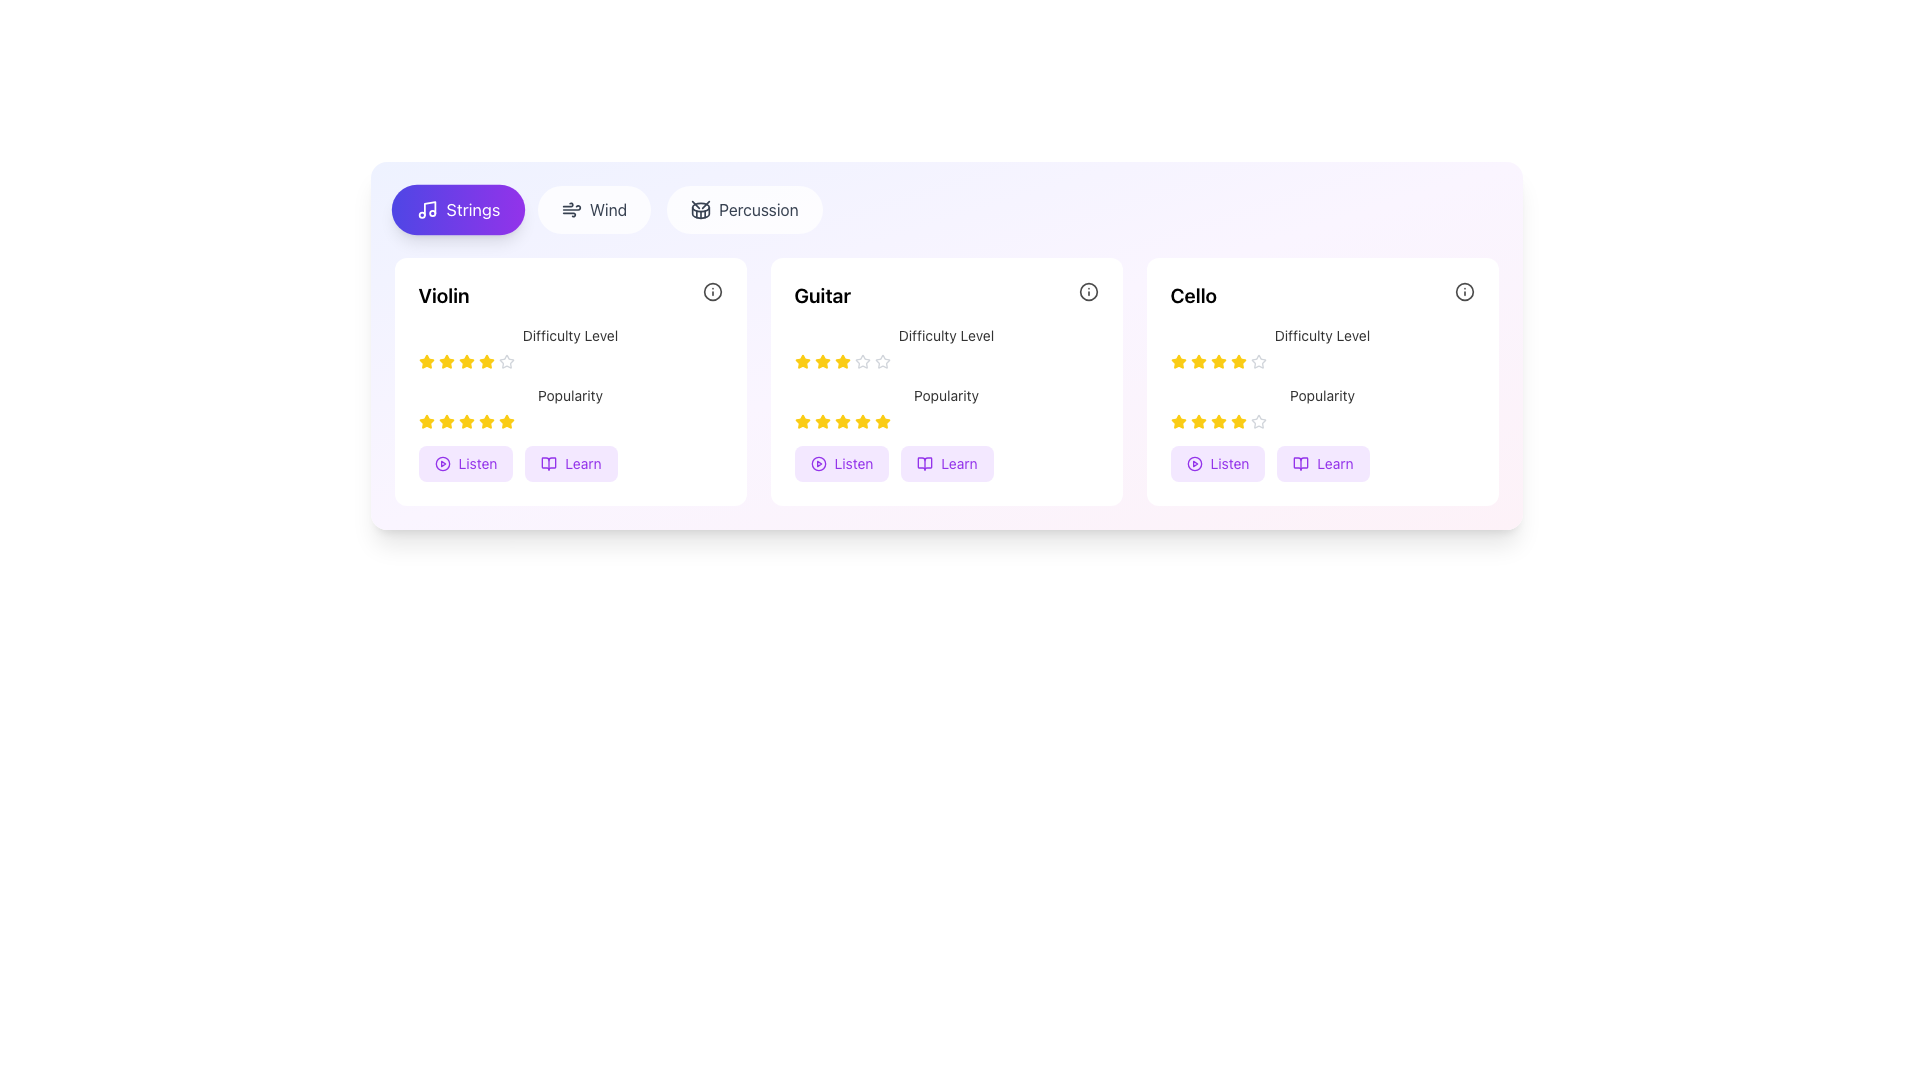 The width and height of the screenshot is (1920, 1080). Describe the element at coordinates (443, 296) in the screenshot. I see `the 'Violin' text label, which is styled prominently as a title in bold, large font within the first card of the 'Strings' category section` at that location.